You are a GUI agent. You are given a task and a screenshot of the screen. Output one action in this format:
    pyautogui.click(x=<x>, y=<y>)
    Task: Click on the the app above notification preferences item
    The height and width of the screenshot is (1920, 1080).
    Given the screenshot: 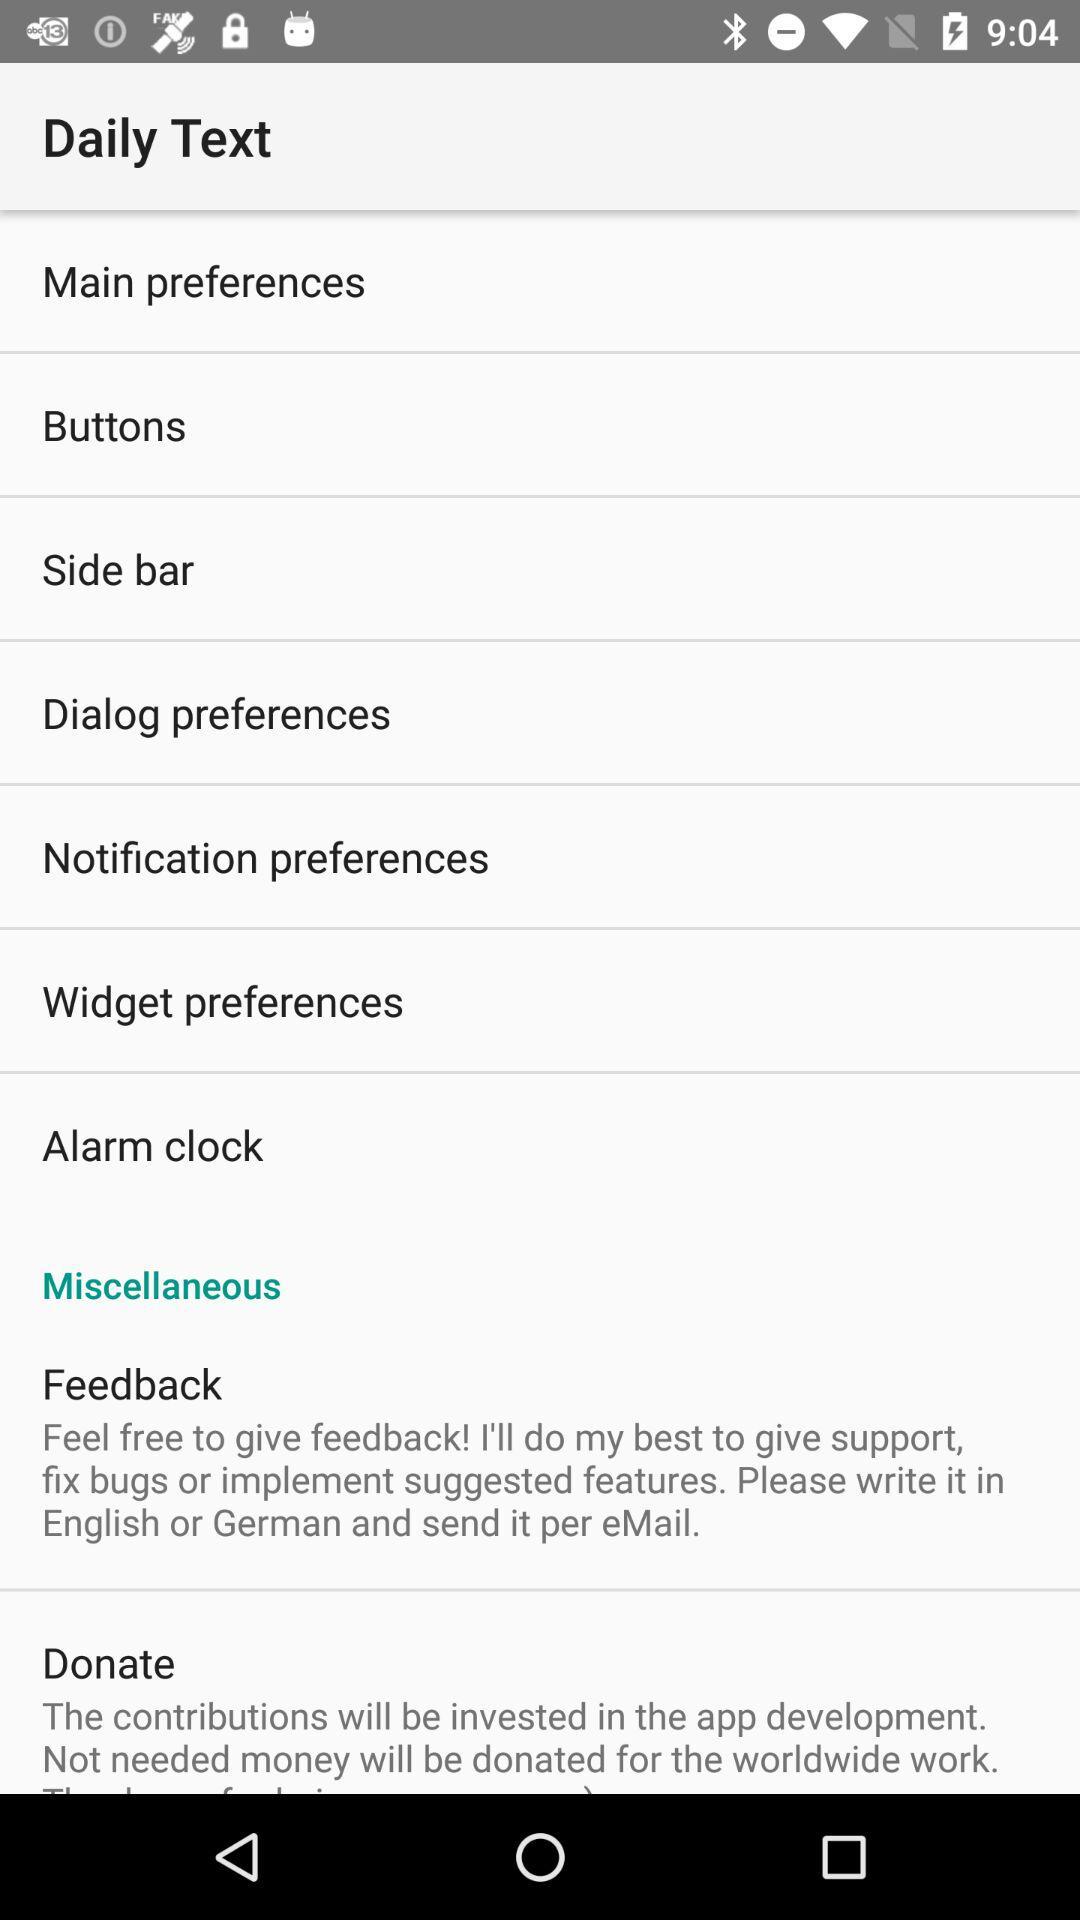 What is the action you would take?
    pyautogui.click(x=216, y=712)
    